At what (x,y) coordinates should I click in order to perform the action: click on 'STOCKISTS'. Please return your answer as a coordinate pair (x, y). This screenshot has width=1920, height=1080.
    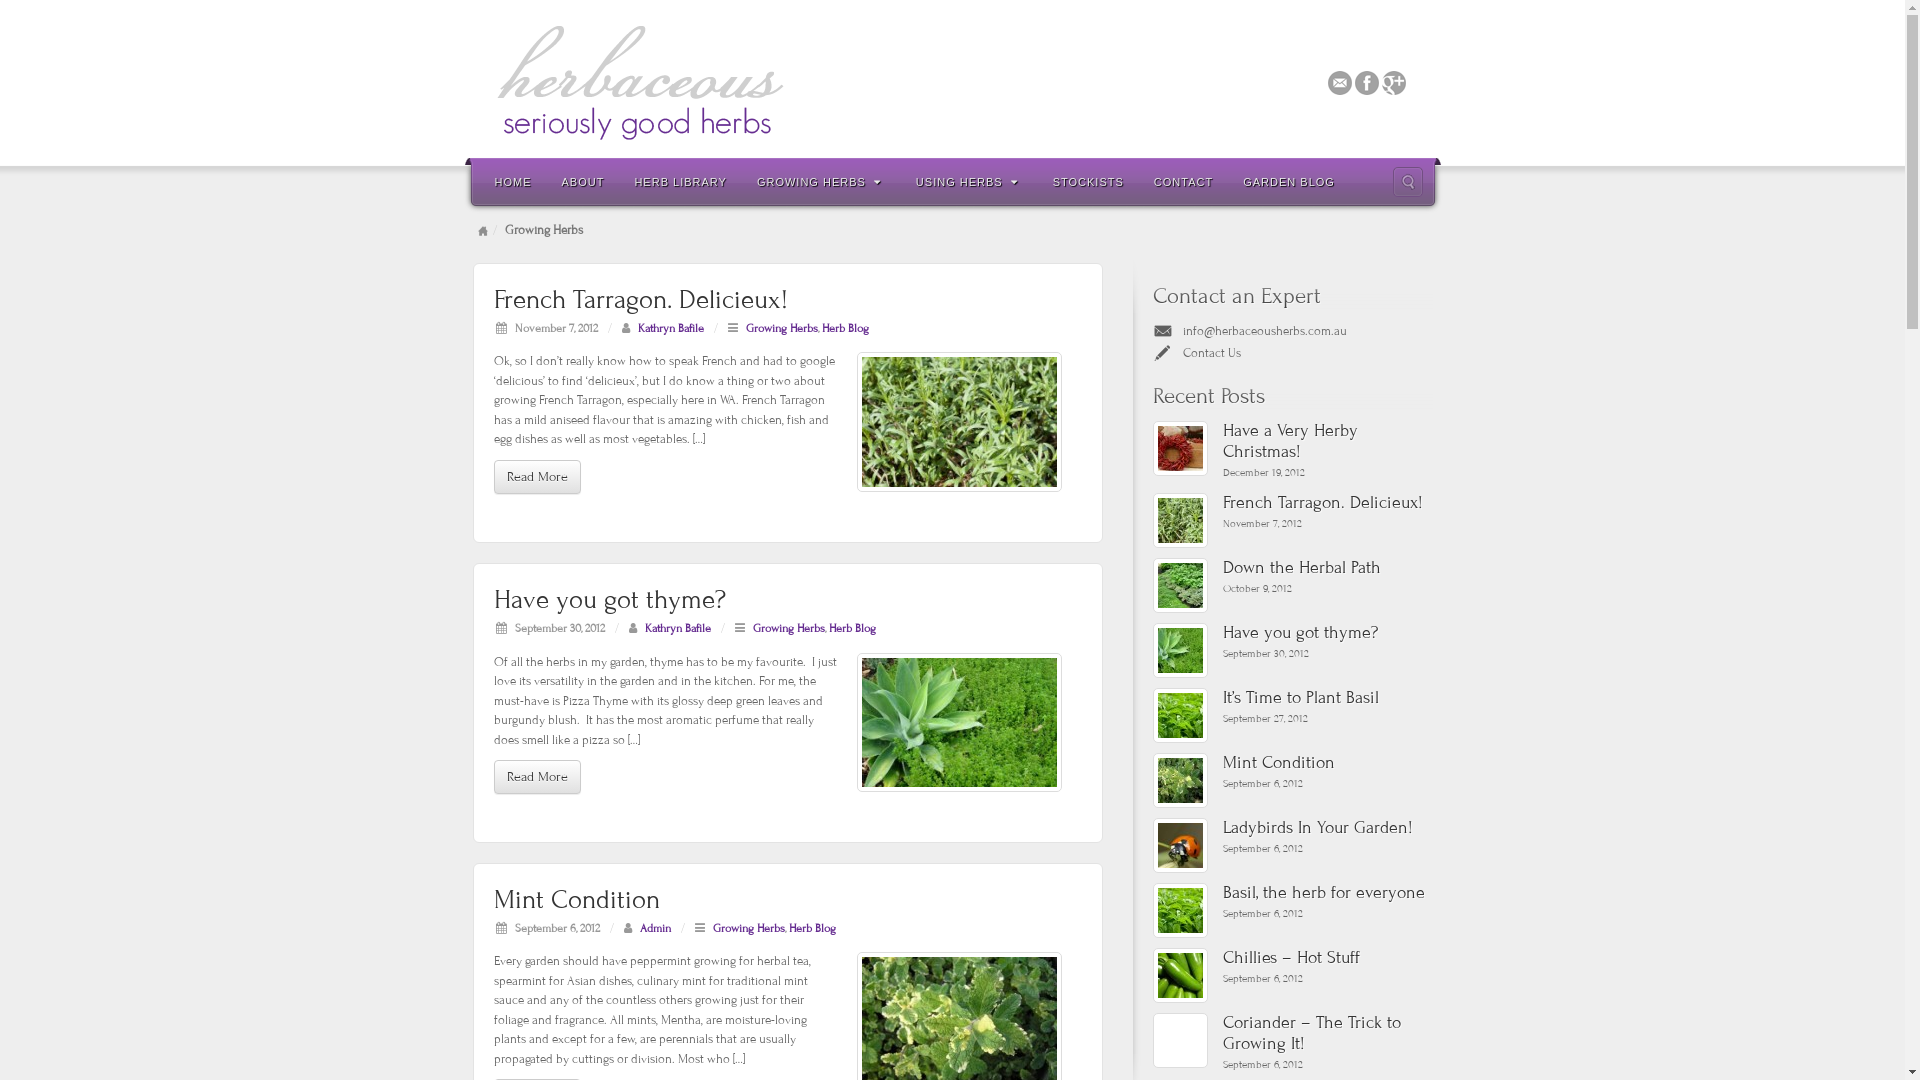
    Looking at the image, I should click on (1087, 181).